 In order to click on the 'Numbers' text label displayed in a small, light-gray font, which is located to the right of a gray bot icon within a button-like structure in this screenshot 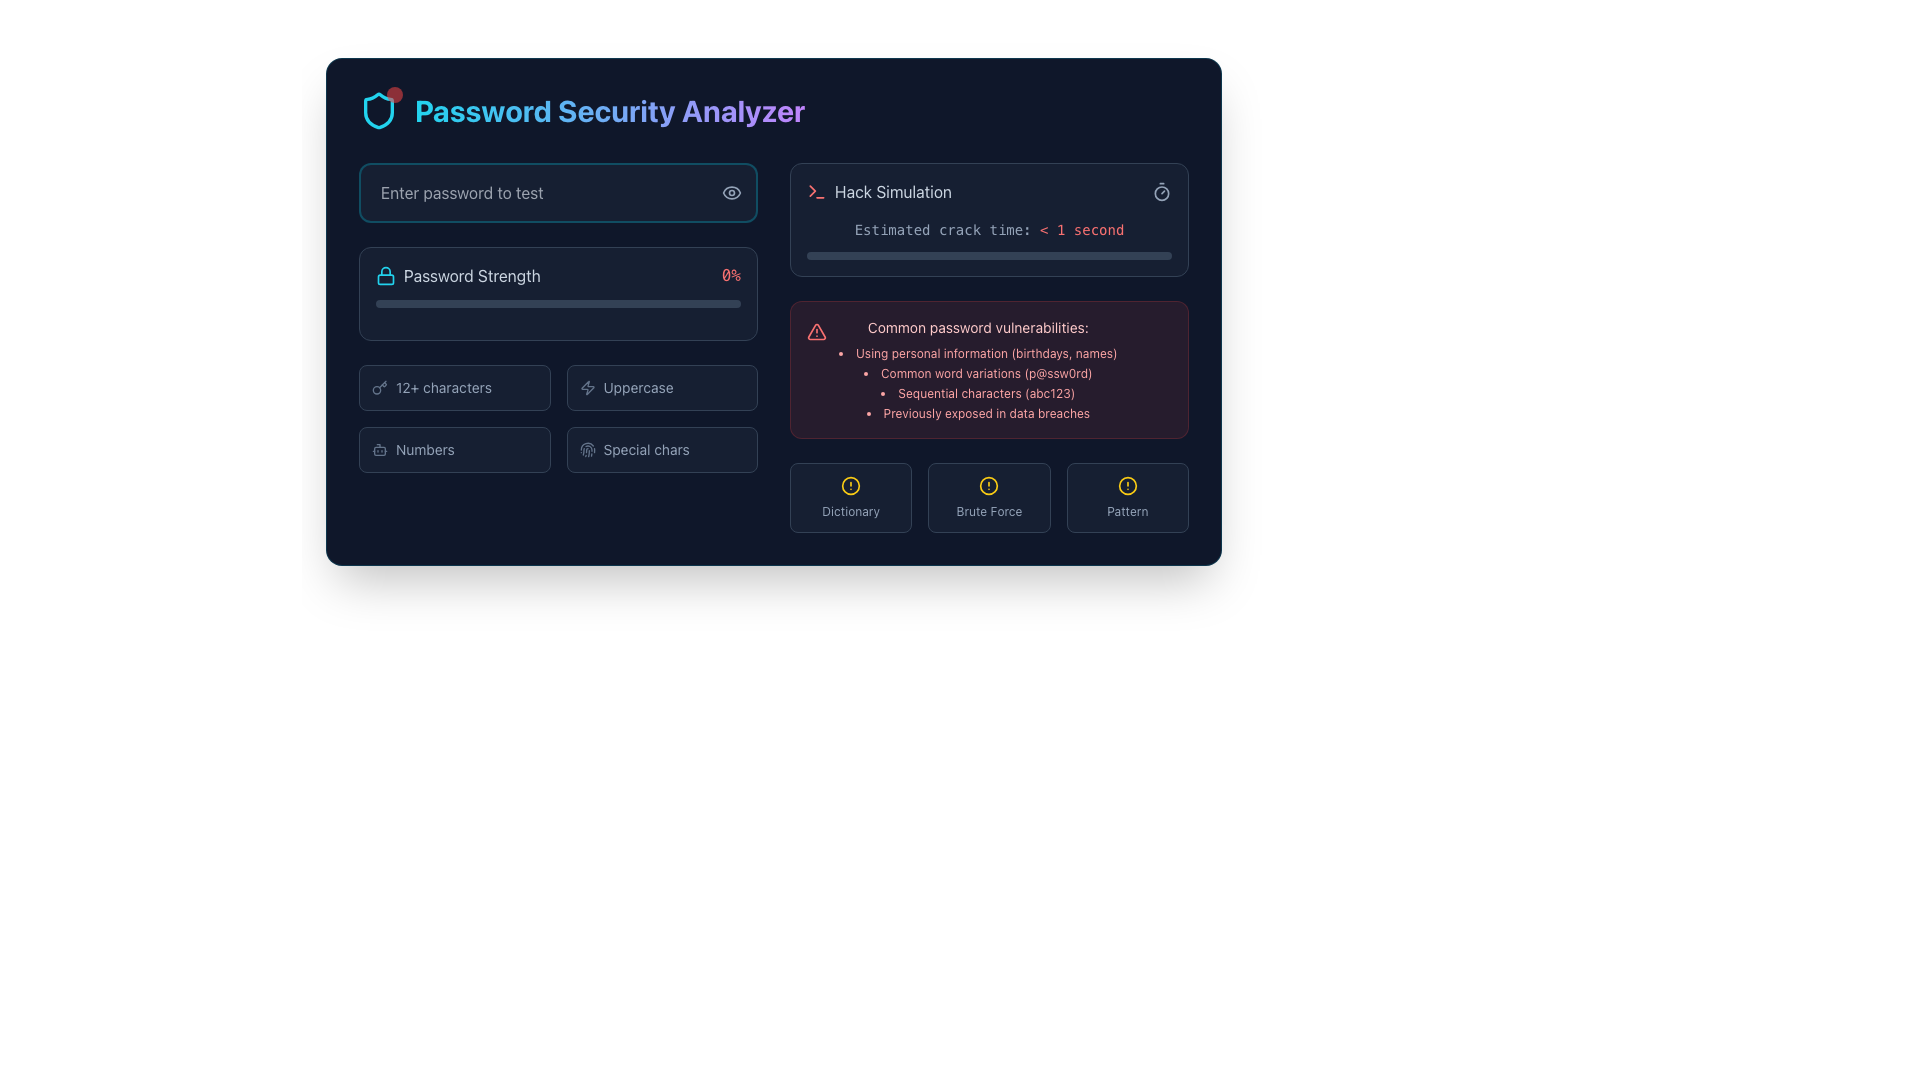, I will do `click(424, 450)`.